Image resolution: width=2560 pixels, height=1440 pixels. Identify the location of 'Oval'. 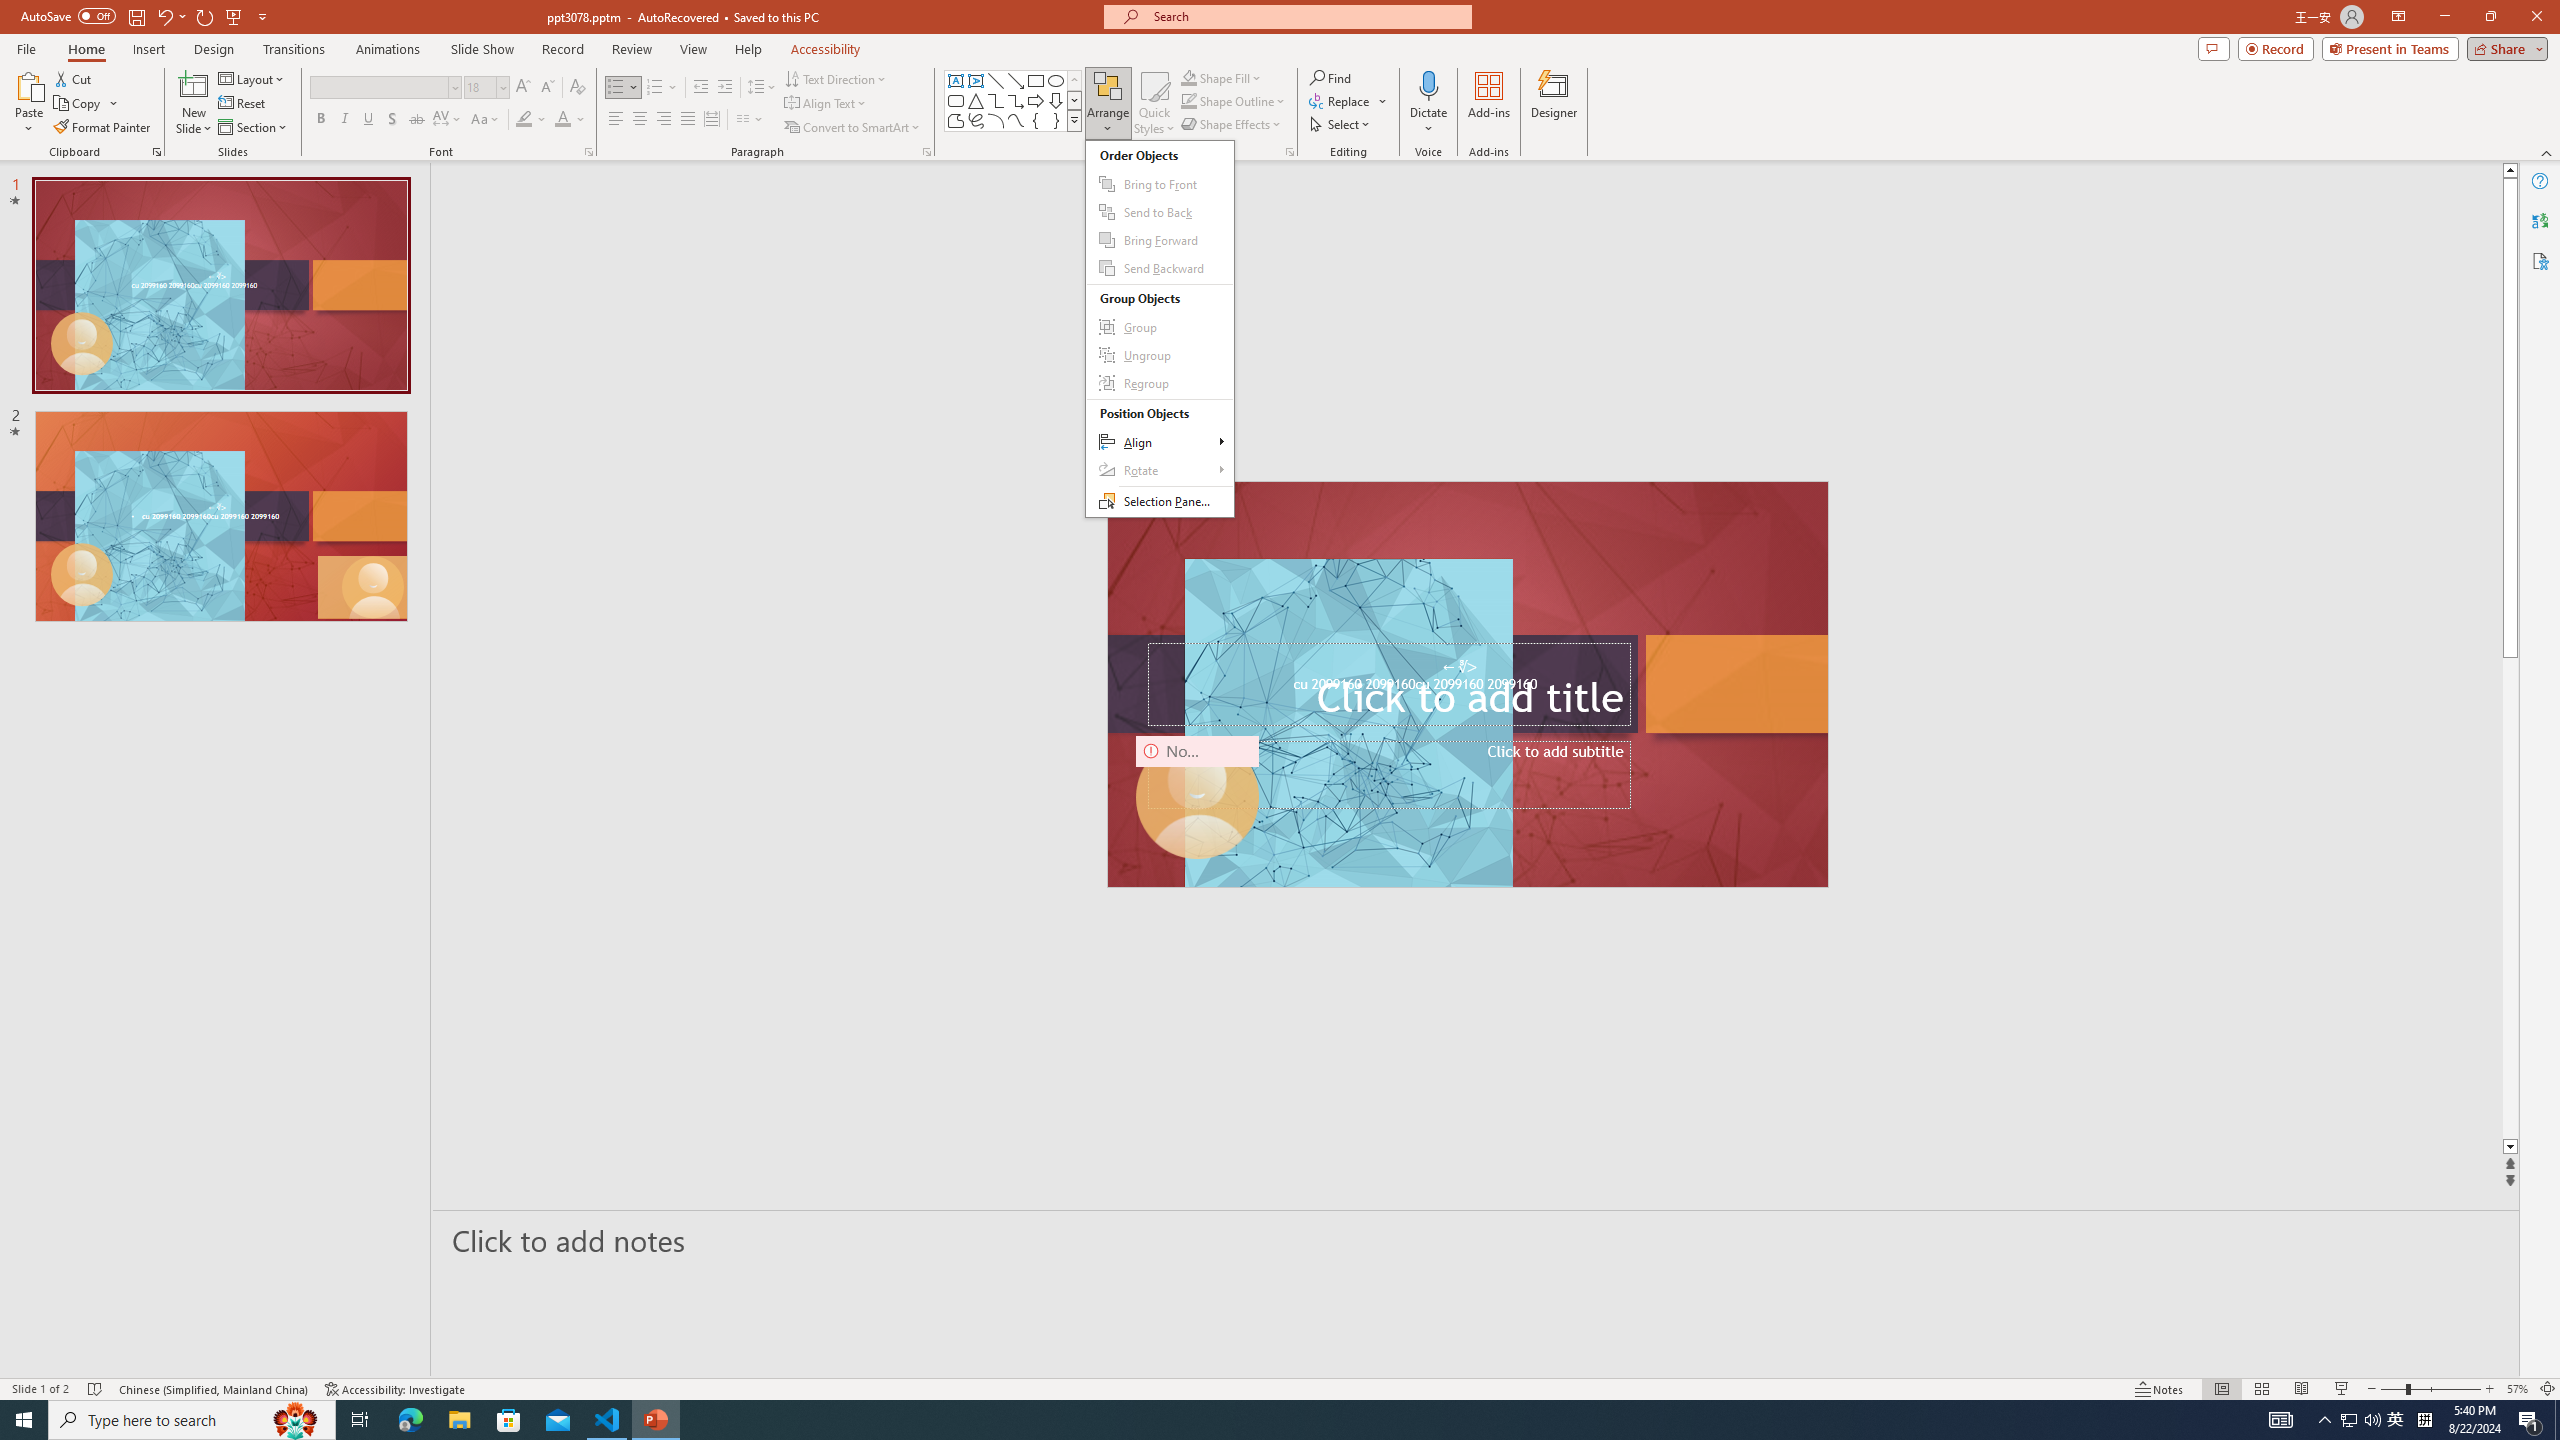
(1055, 80).